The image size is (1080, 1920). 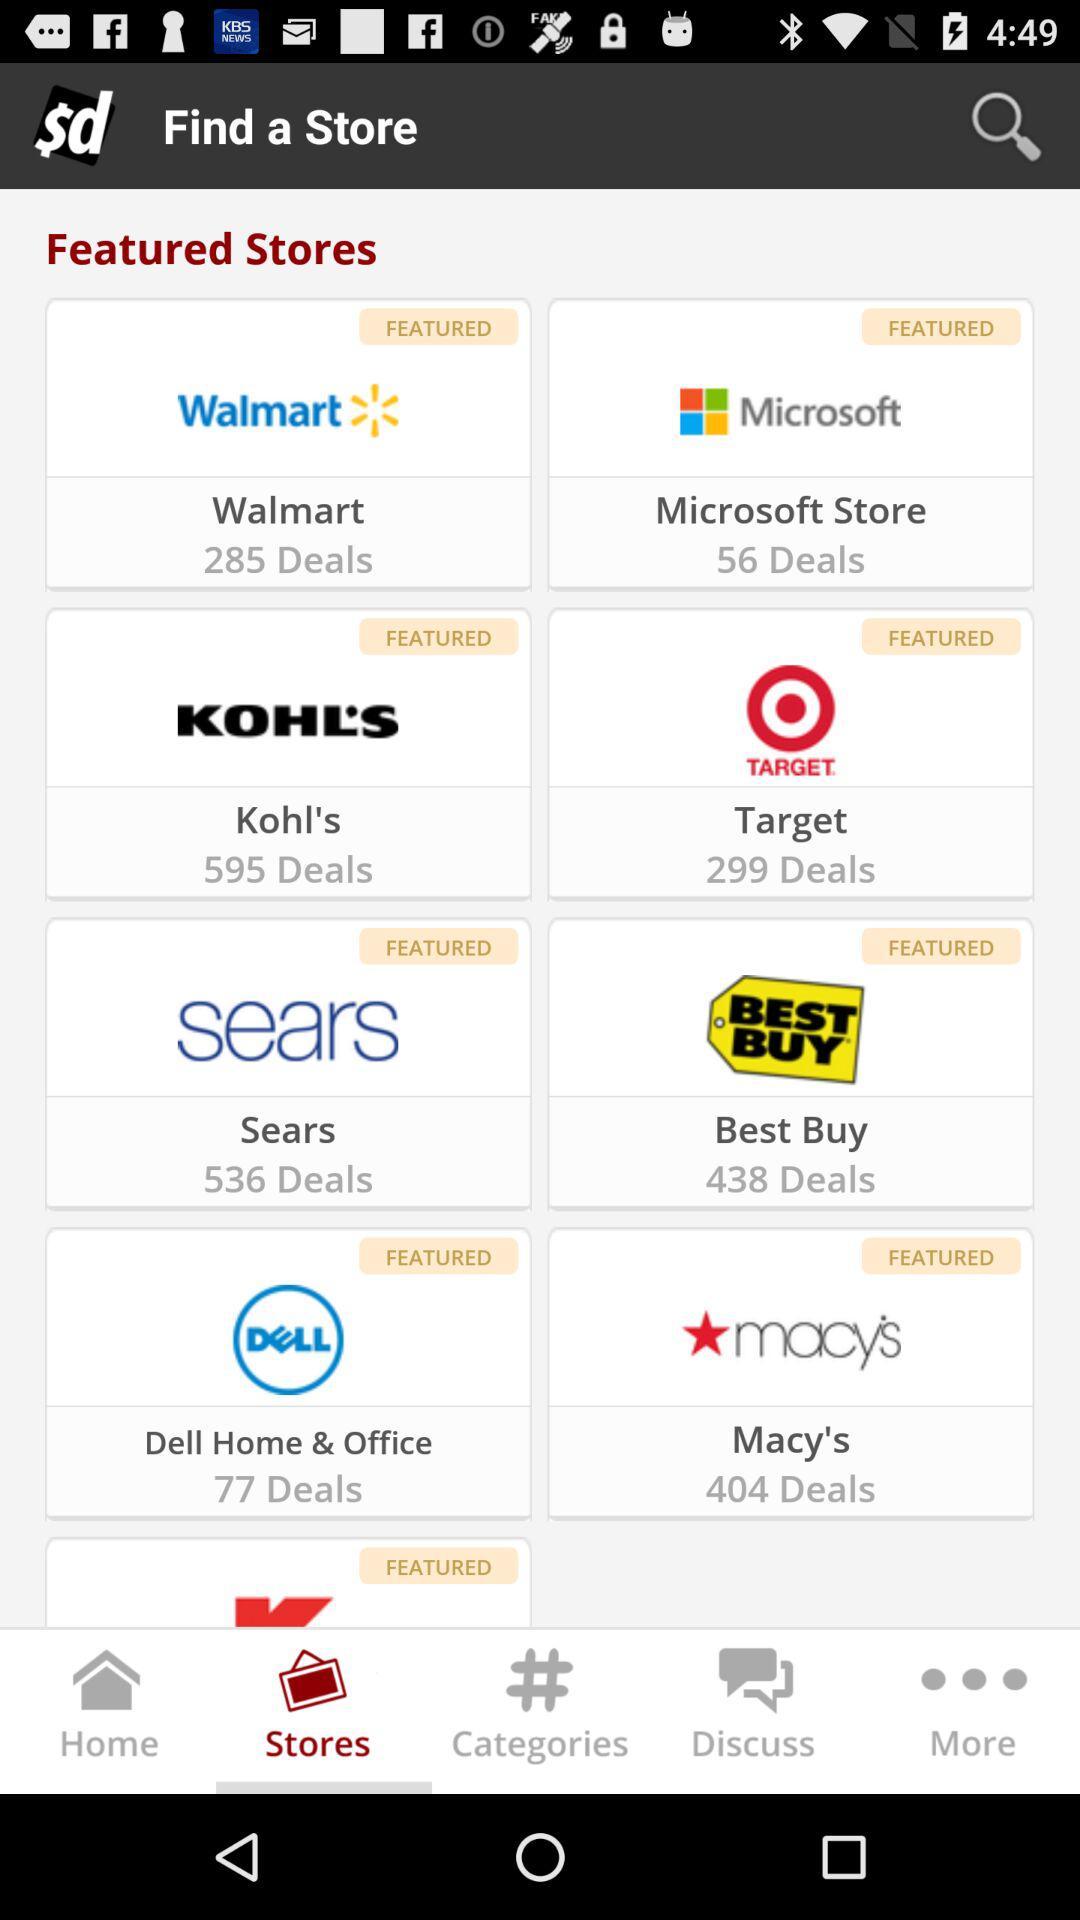 What do you see at coordinates (108, 1715) in the screenshot?
I see `in the left corner there will be the home icon` at bounding box center [108, 1715].